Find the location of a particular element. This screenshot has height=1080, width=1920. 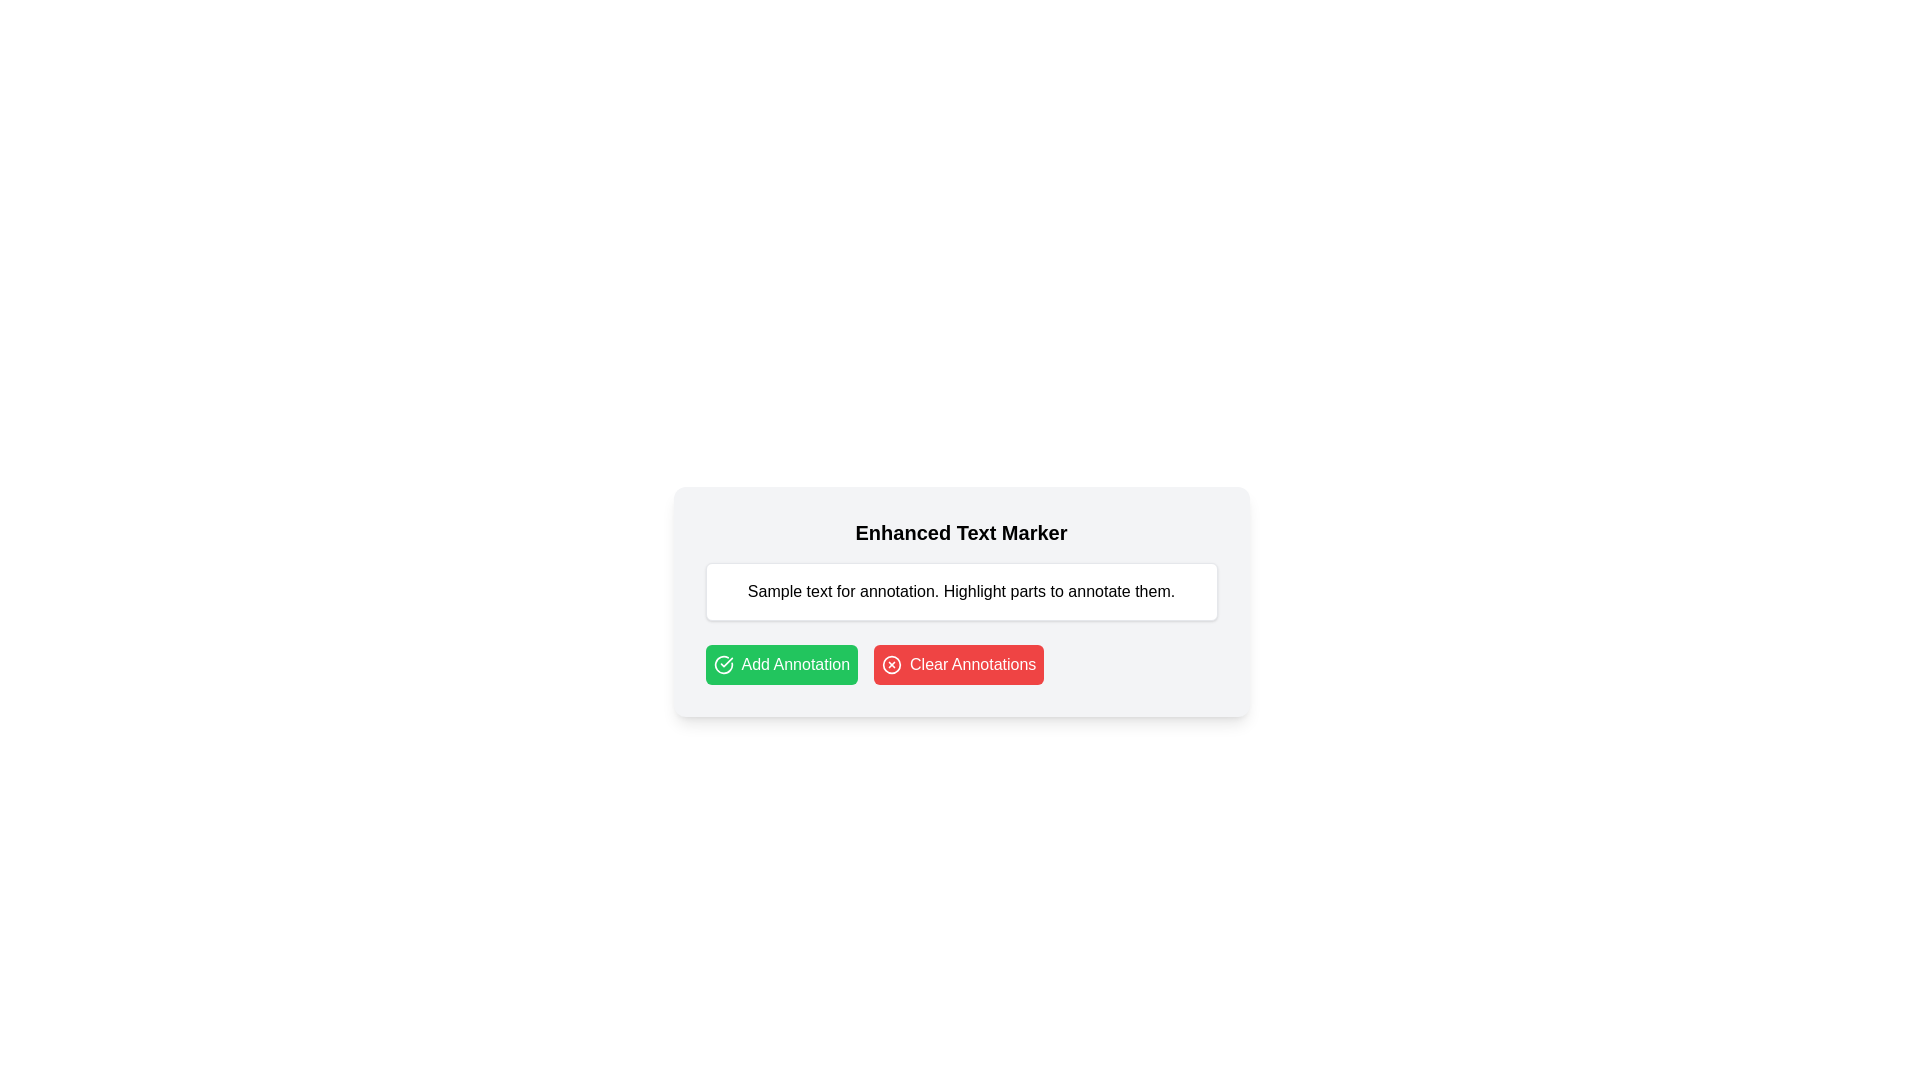

the letter 'm' in the text 'Sample text for annotation' located in the middle of the interface is located at coordinates (773, 590).